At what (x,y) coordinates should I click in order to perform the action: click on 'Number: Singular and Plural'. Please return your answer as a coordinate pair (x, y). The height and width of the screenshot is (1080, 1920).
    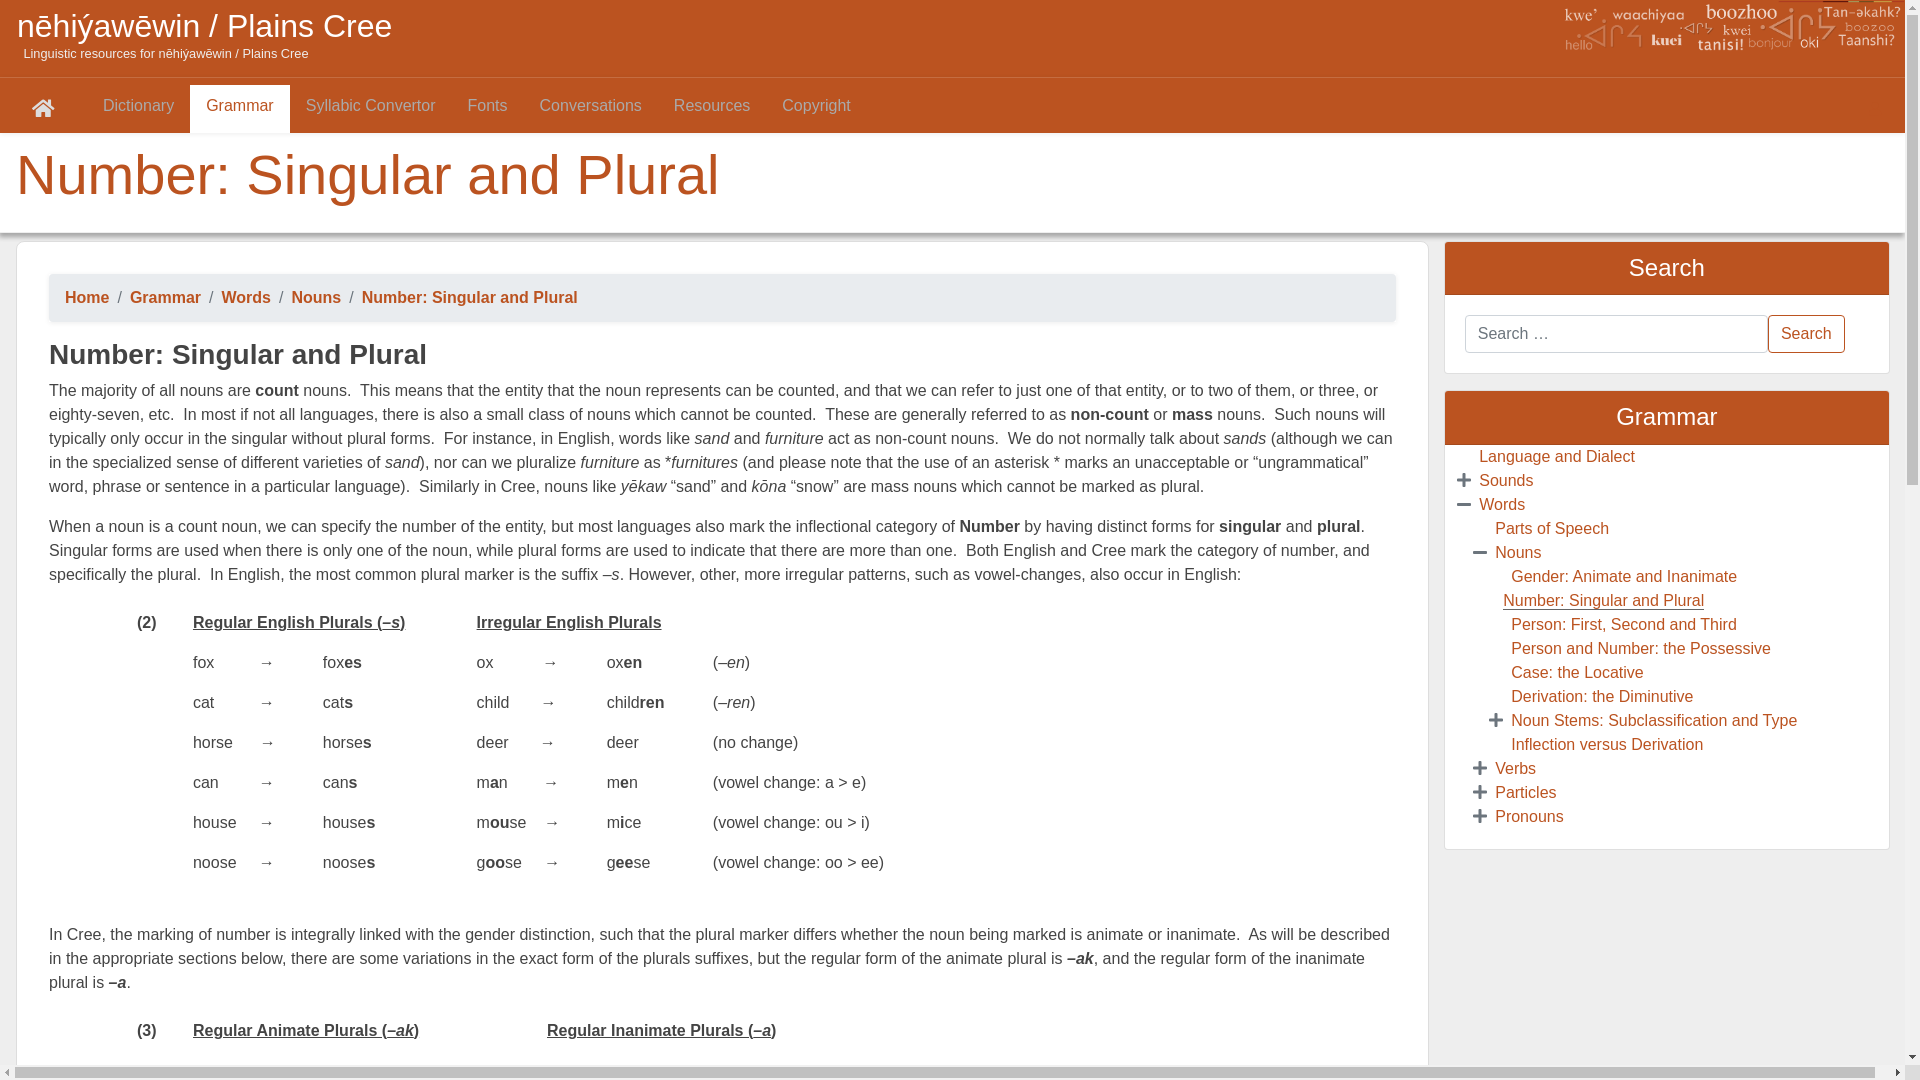
    Looking at the image, I should click on (361, 297).